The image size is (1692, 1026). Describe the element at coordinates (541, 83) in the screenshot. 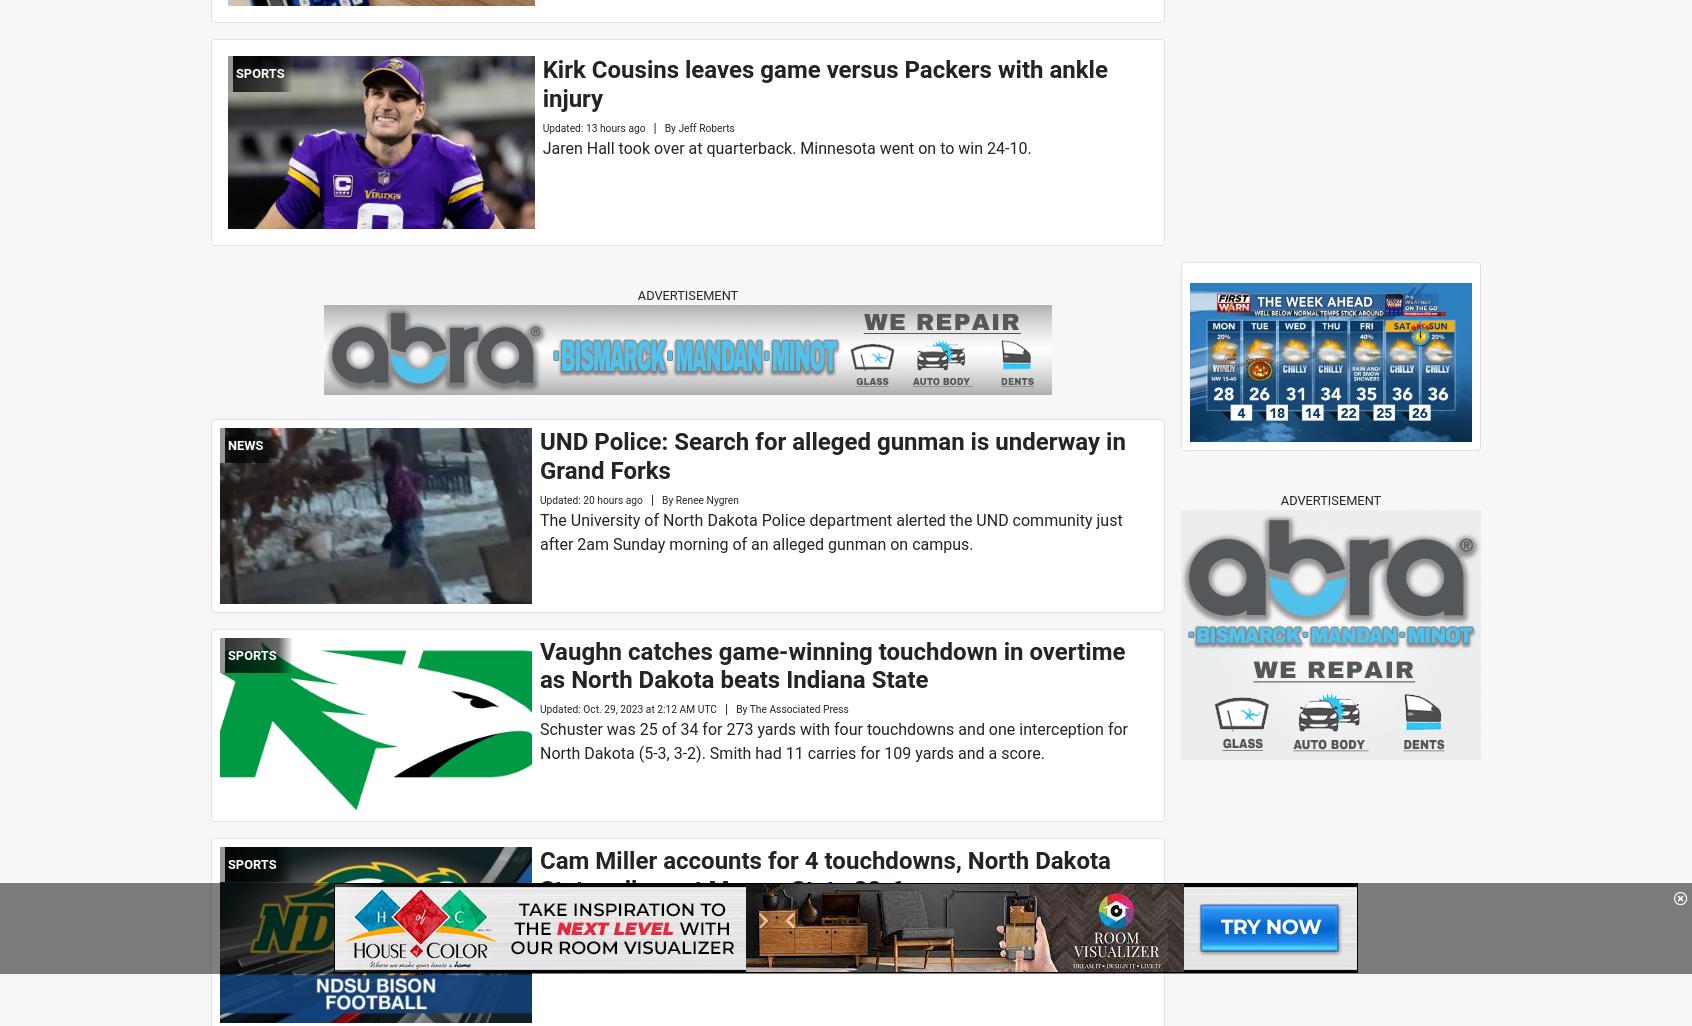

I see `'Kirk Cousins leaves game versus Packers with ankle injury'` at that location.